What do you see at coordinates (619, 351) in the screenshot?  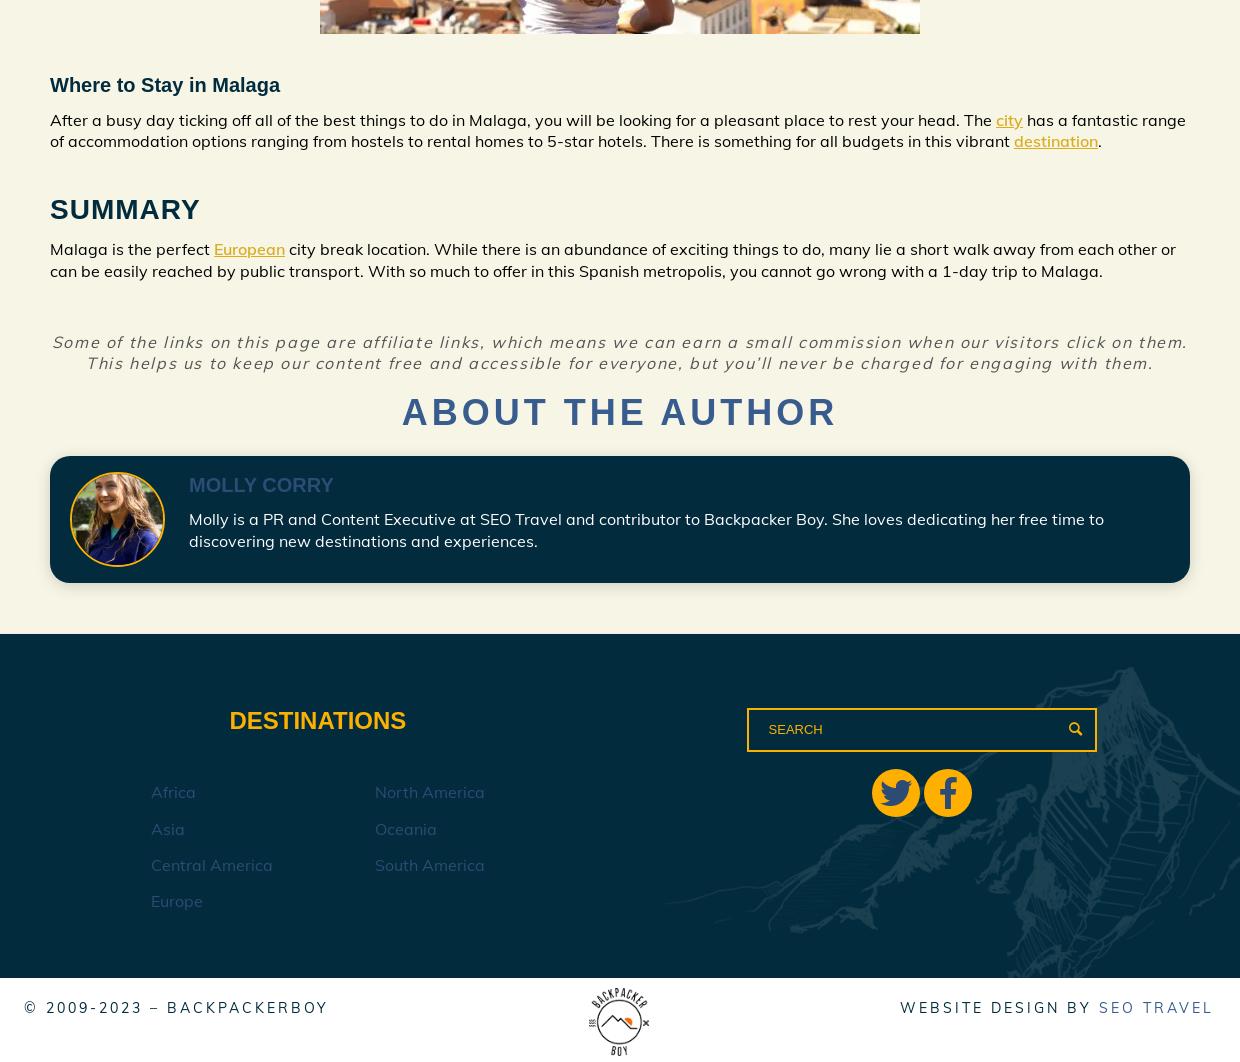 I see `'Some of the links on this page are affiliate links, which means we can earn a small commission when our visitors click on them. This helps us to keep our content free and accessible for everyone, but you’ll never be charged for engaging with them.'` at bounding box center [619, 351].